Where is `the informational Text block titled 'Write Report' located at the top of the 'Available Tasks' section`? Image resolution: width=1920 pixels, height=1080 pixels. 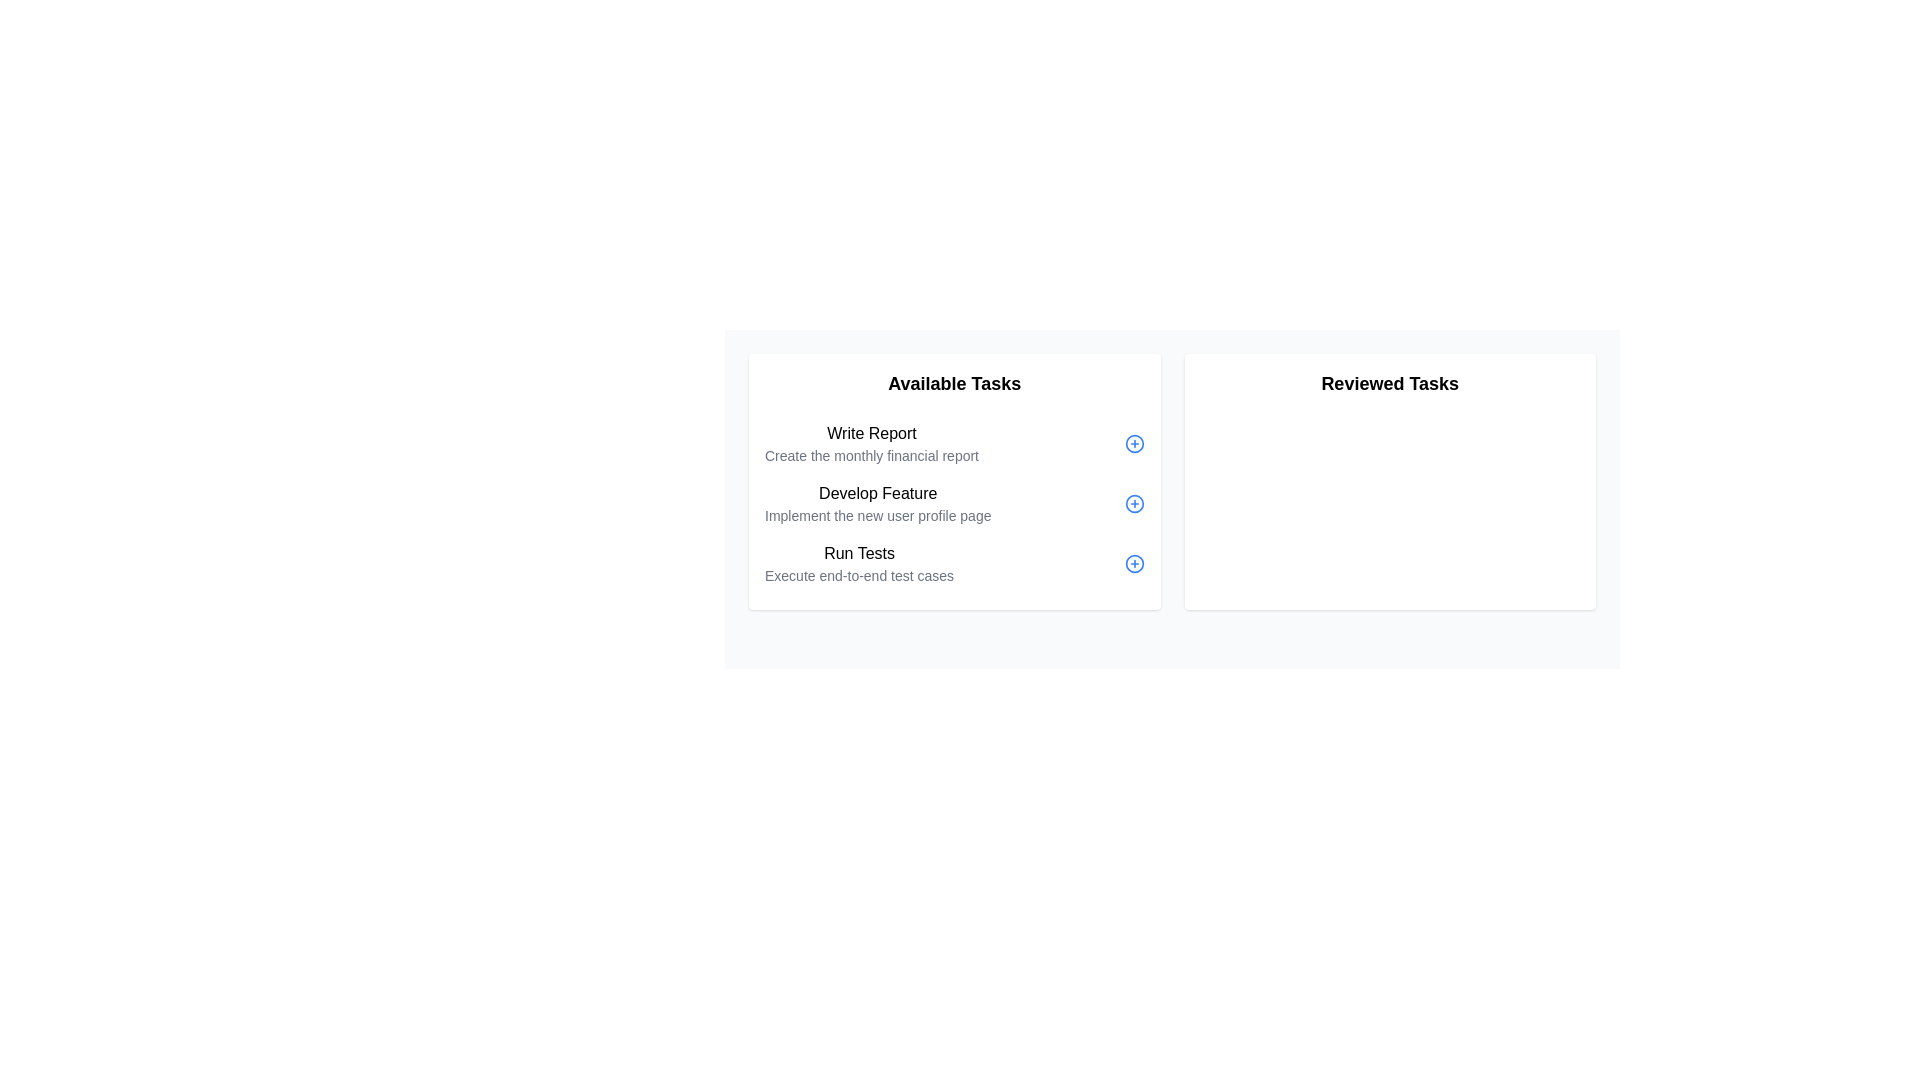
the informational Text block titled 'Write Report' located at the top of the 'Available Tasks' section is located at coordinates (872, 442).